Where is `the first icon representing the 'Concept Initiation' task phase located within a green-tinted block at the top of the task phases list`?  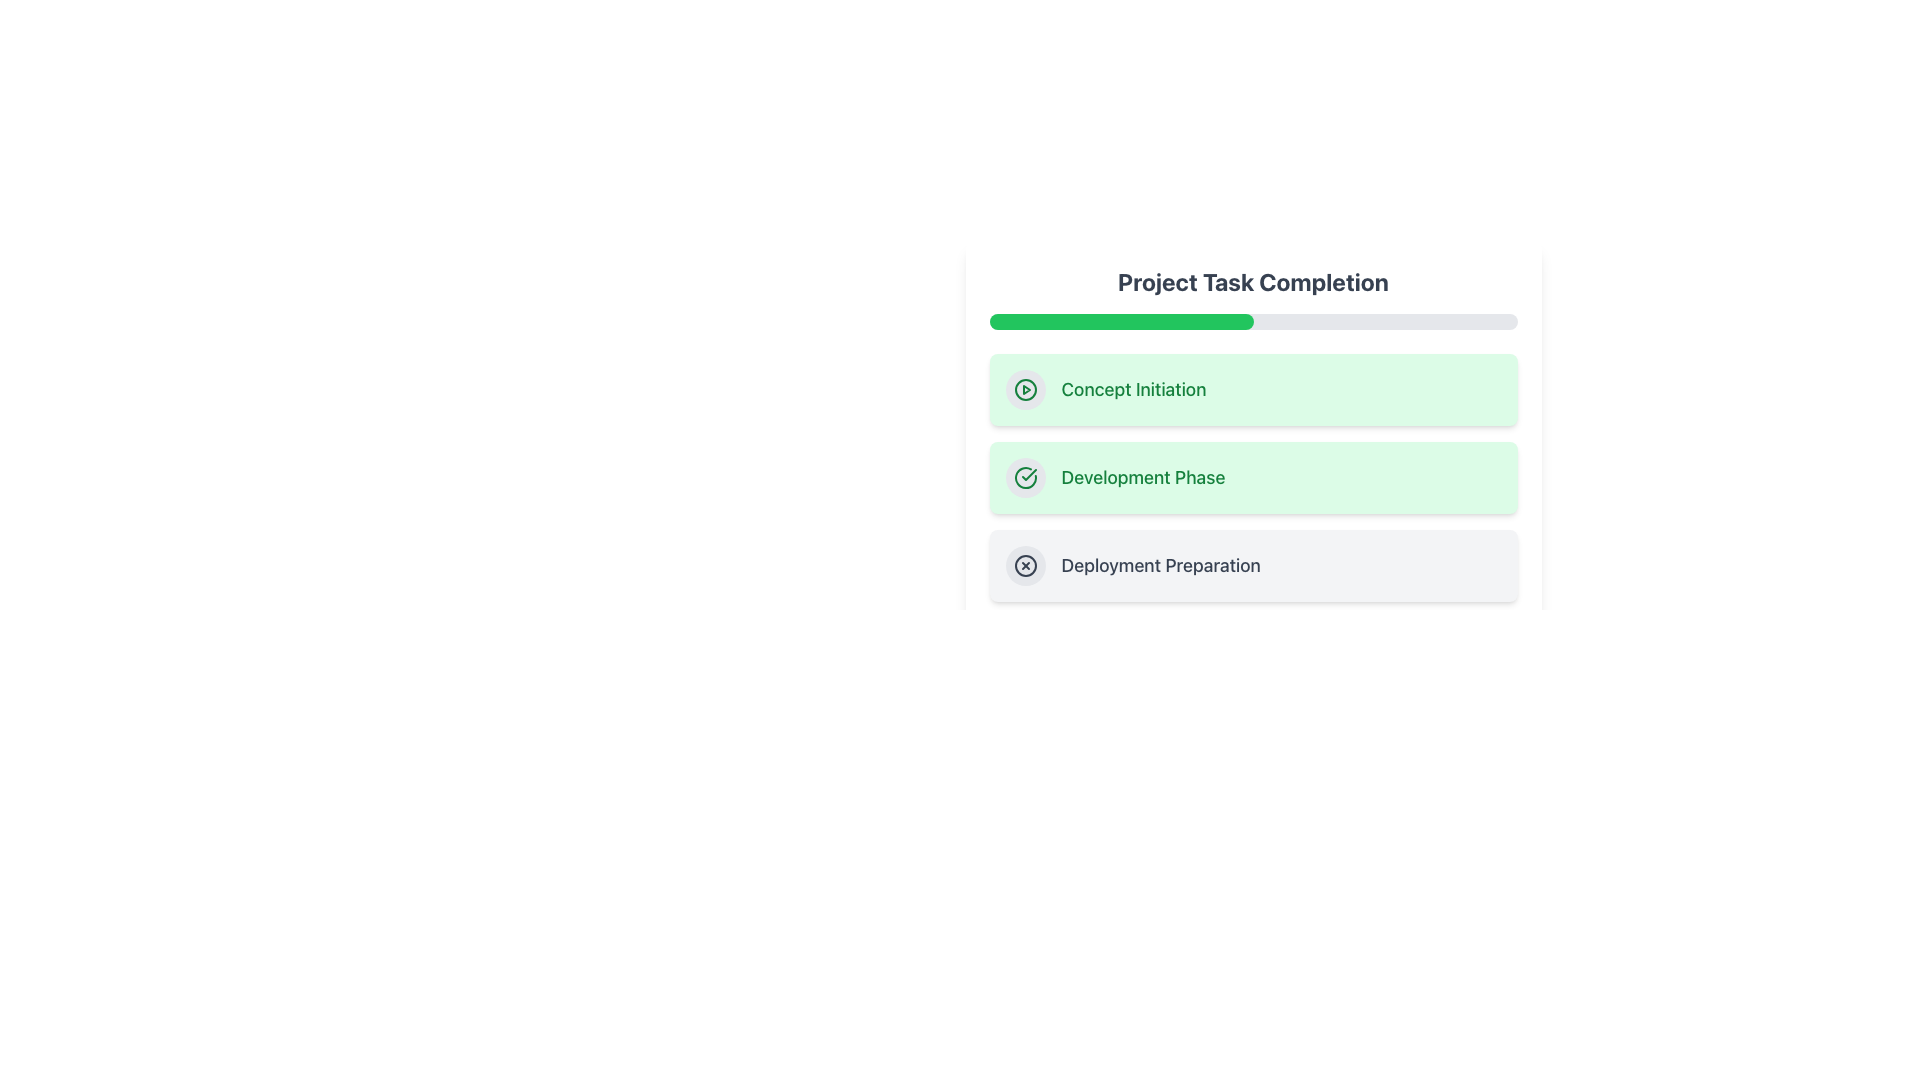
the first icon representing the 'Concept Initiation' task phase located within a green-tinted block at the top of the task phases list is located at coordinates (1025, 389).